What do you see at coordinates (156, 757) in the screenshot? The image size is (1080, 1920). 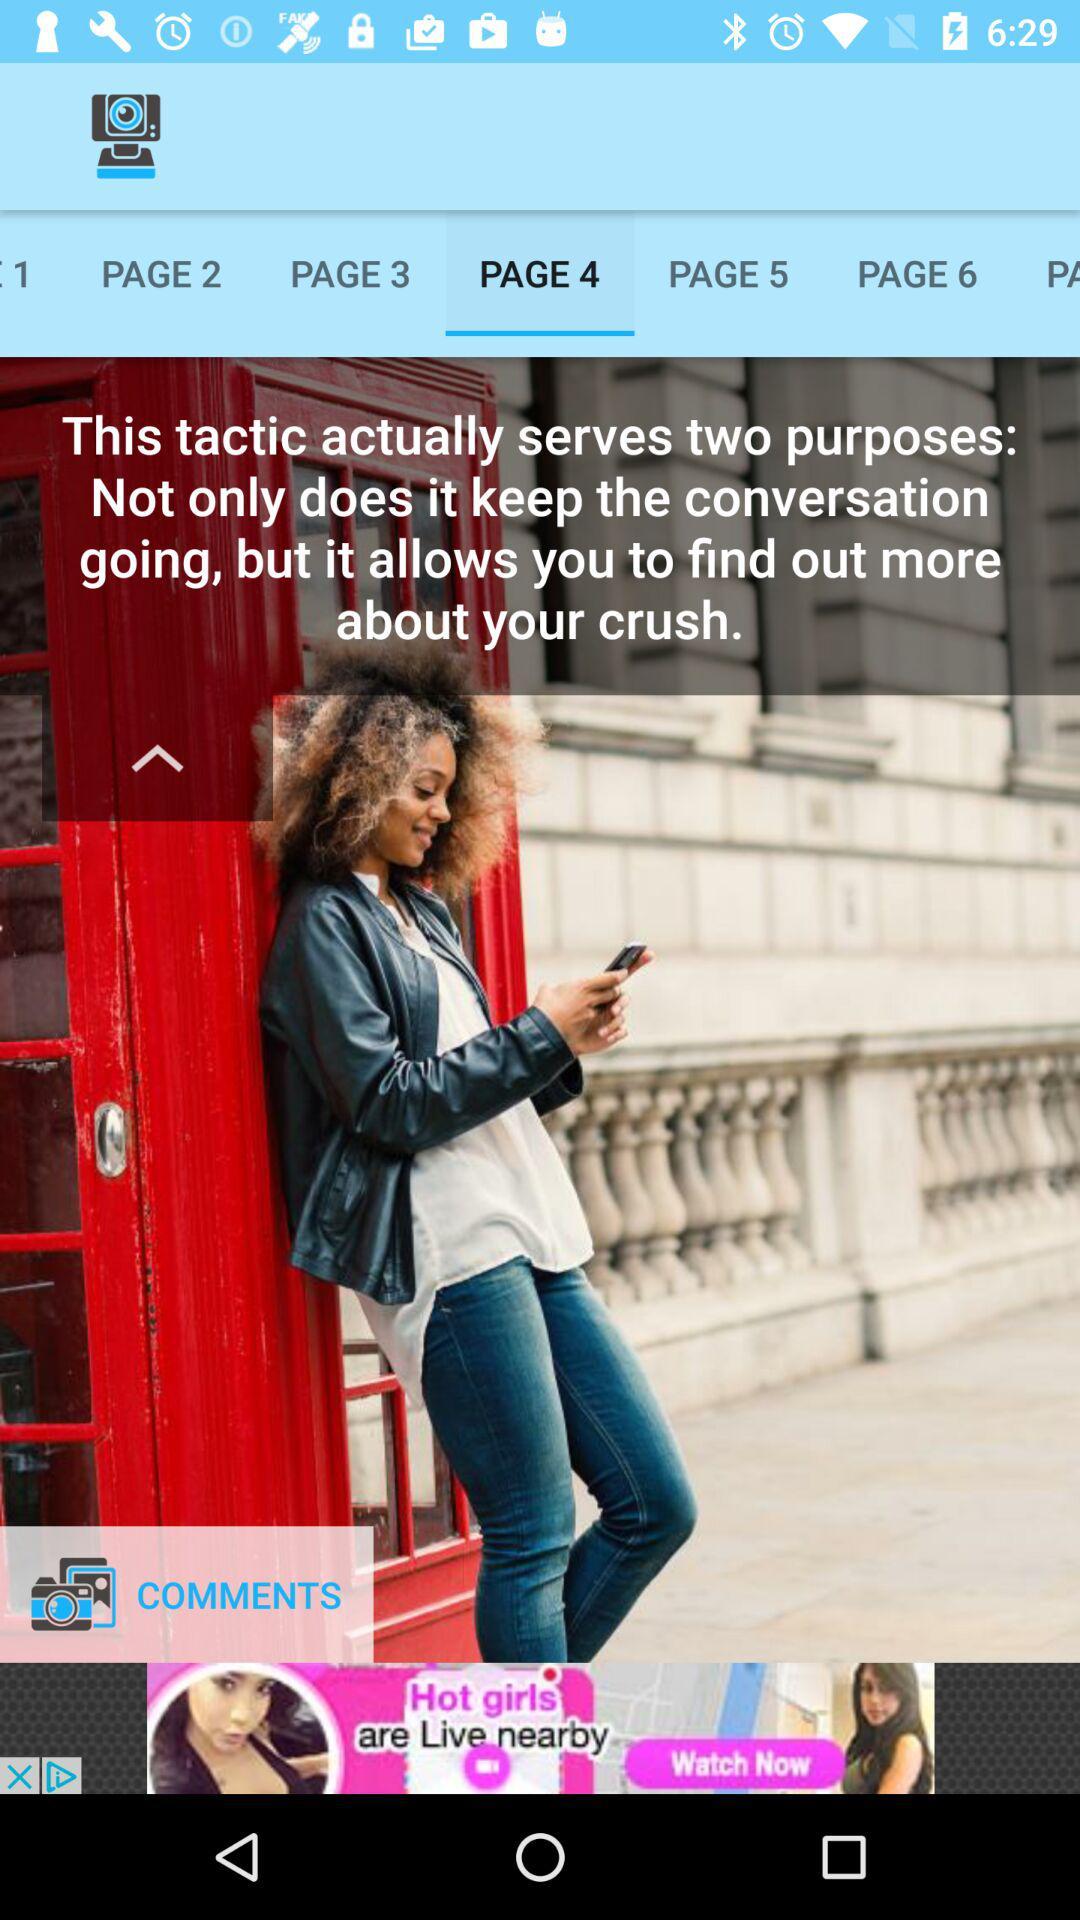 I see `hide text` at bounding box center [156, 757].